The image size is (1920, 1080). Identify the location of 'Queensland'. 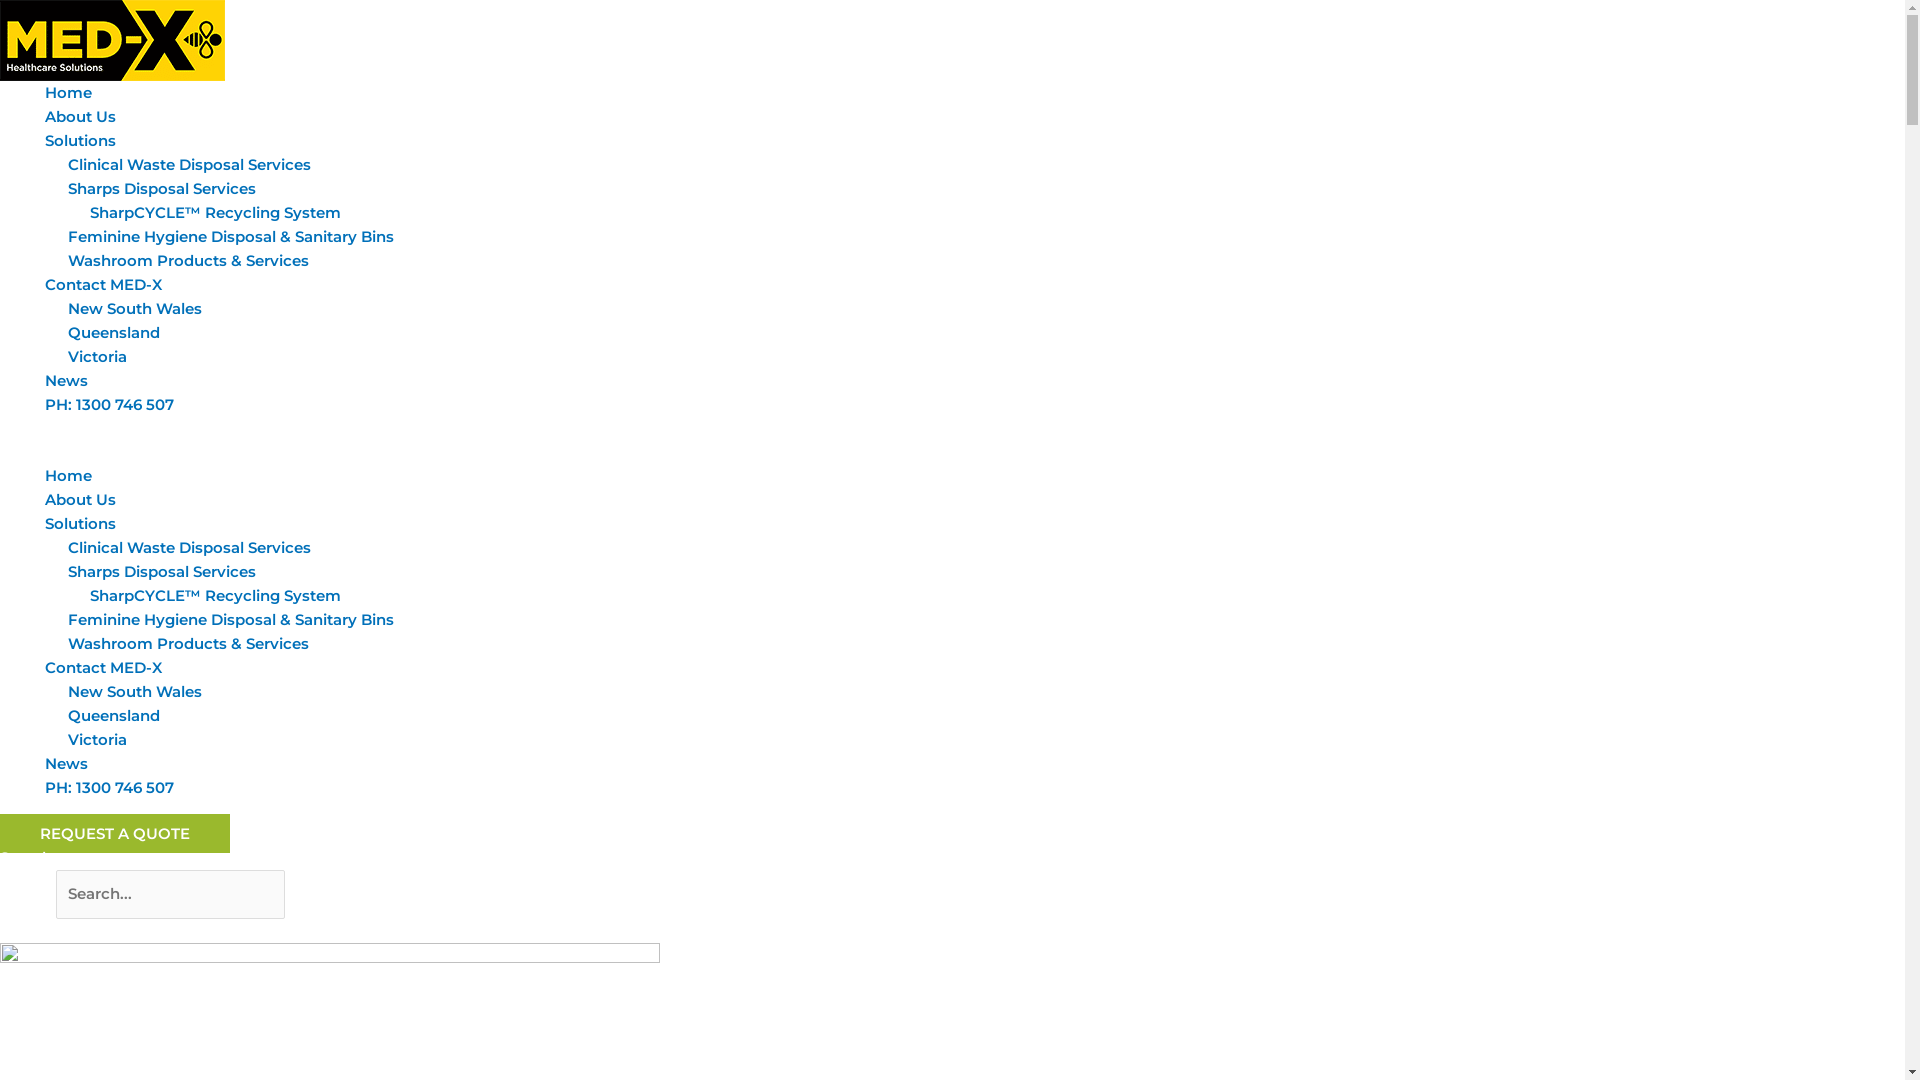
(113, 331).